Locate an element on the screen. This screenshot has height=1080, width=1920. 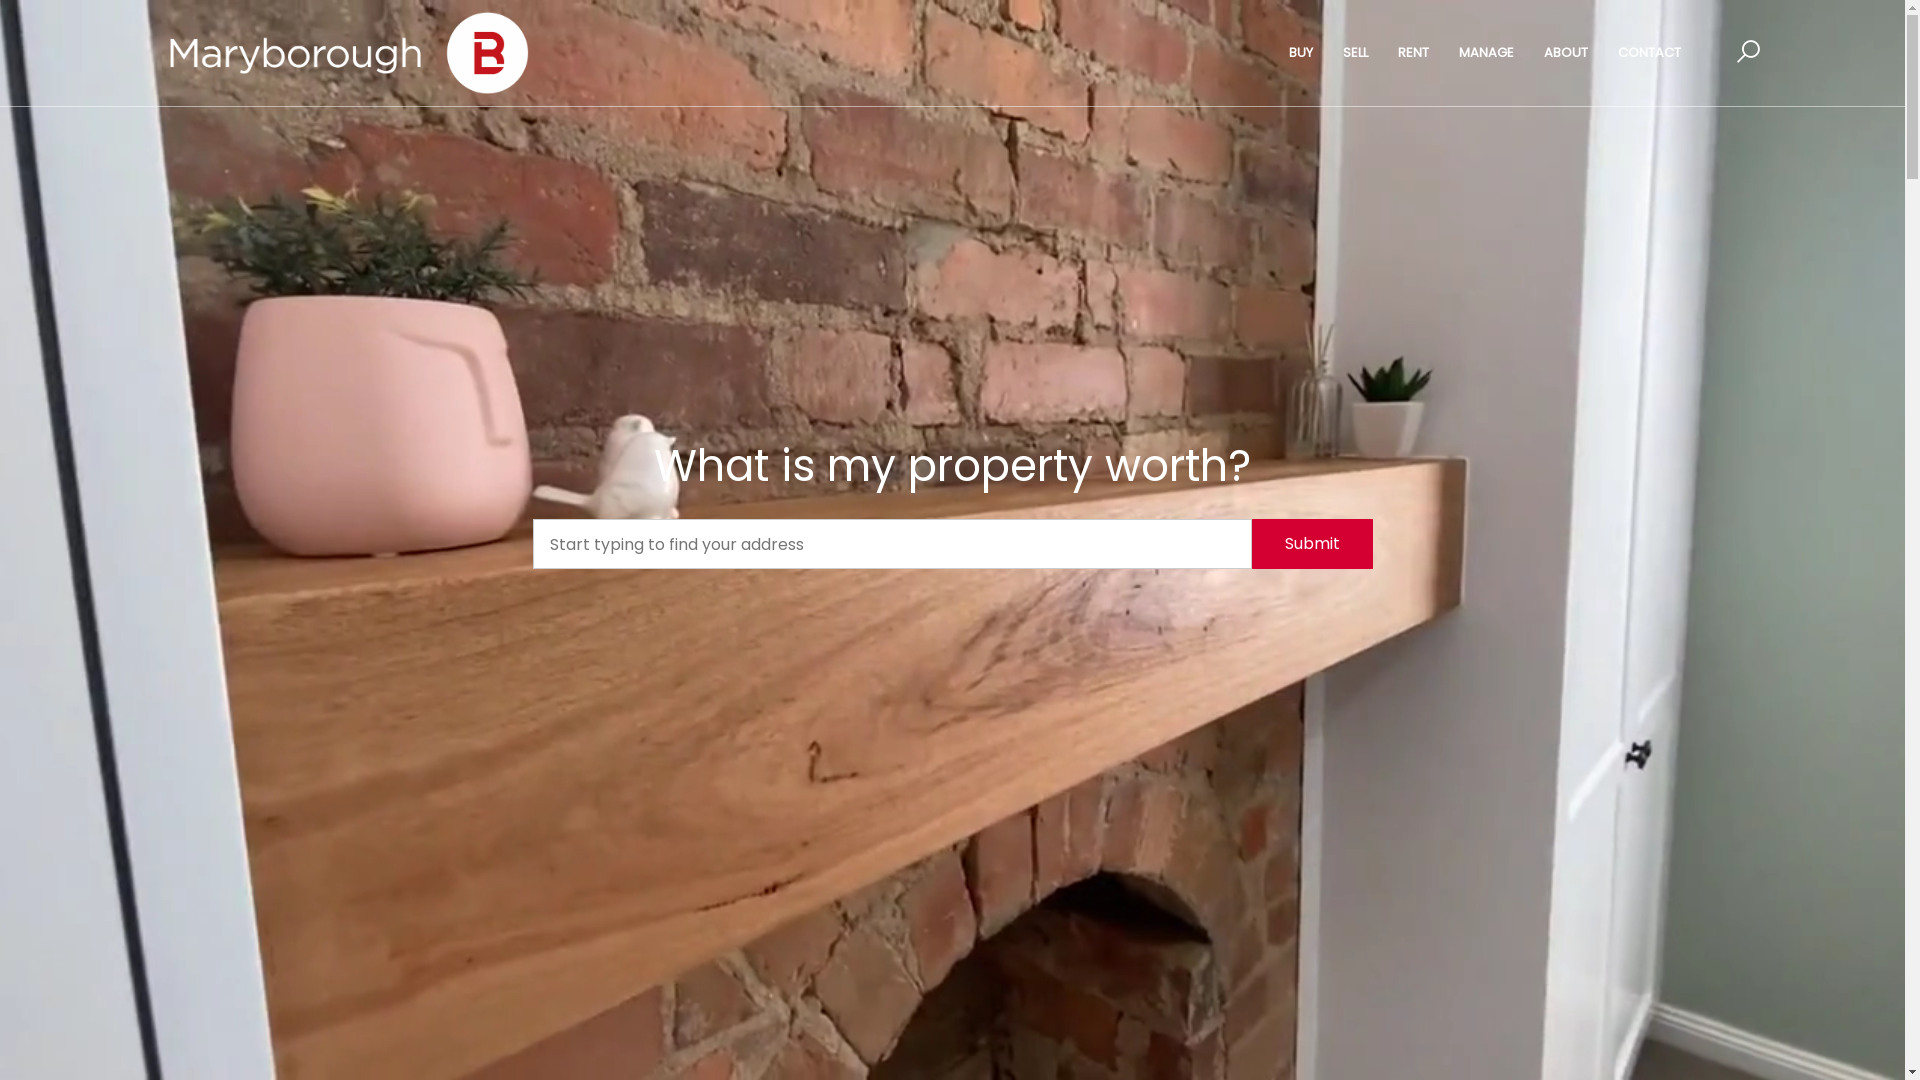
'BUY' is located at coordinates (1300, 52).